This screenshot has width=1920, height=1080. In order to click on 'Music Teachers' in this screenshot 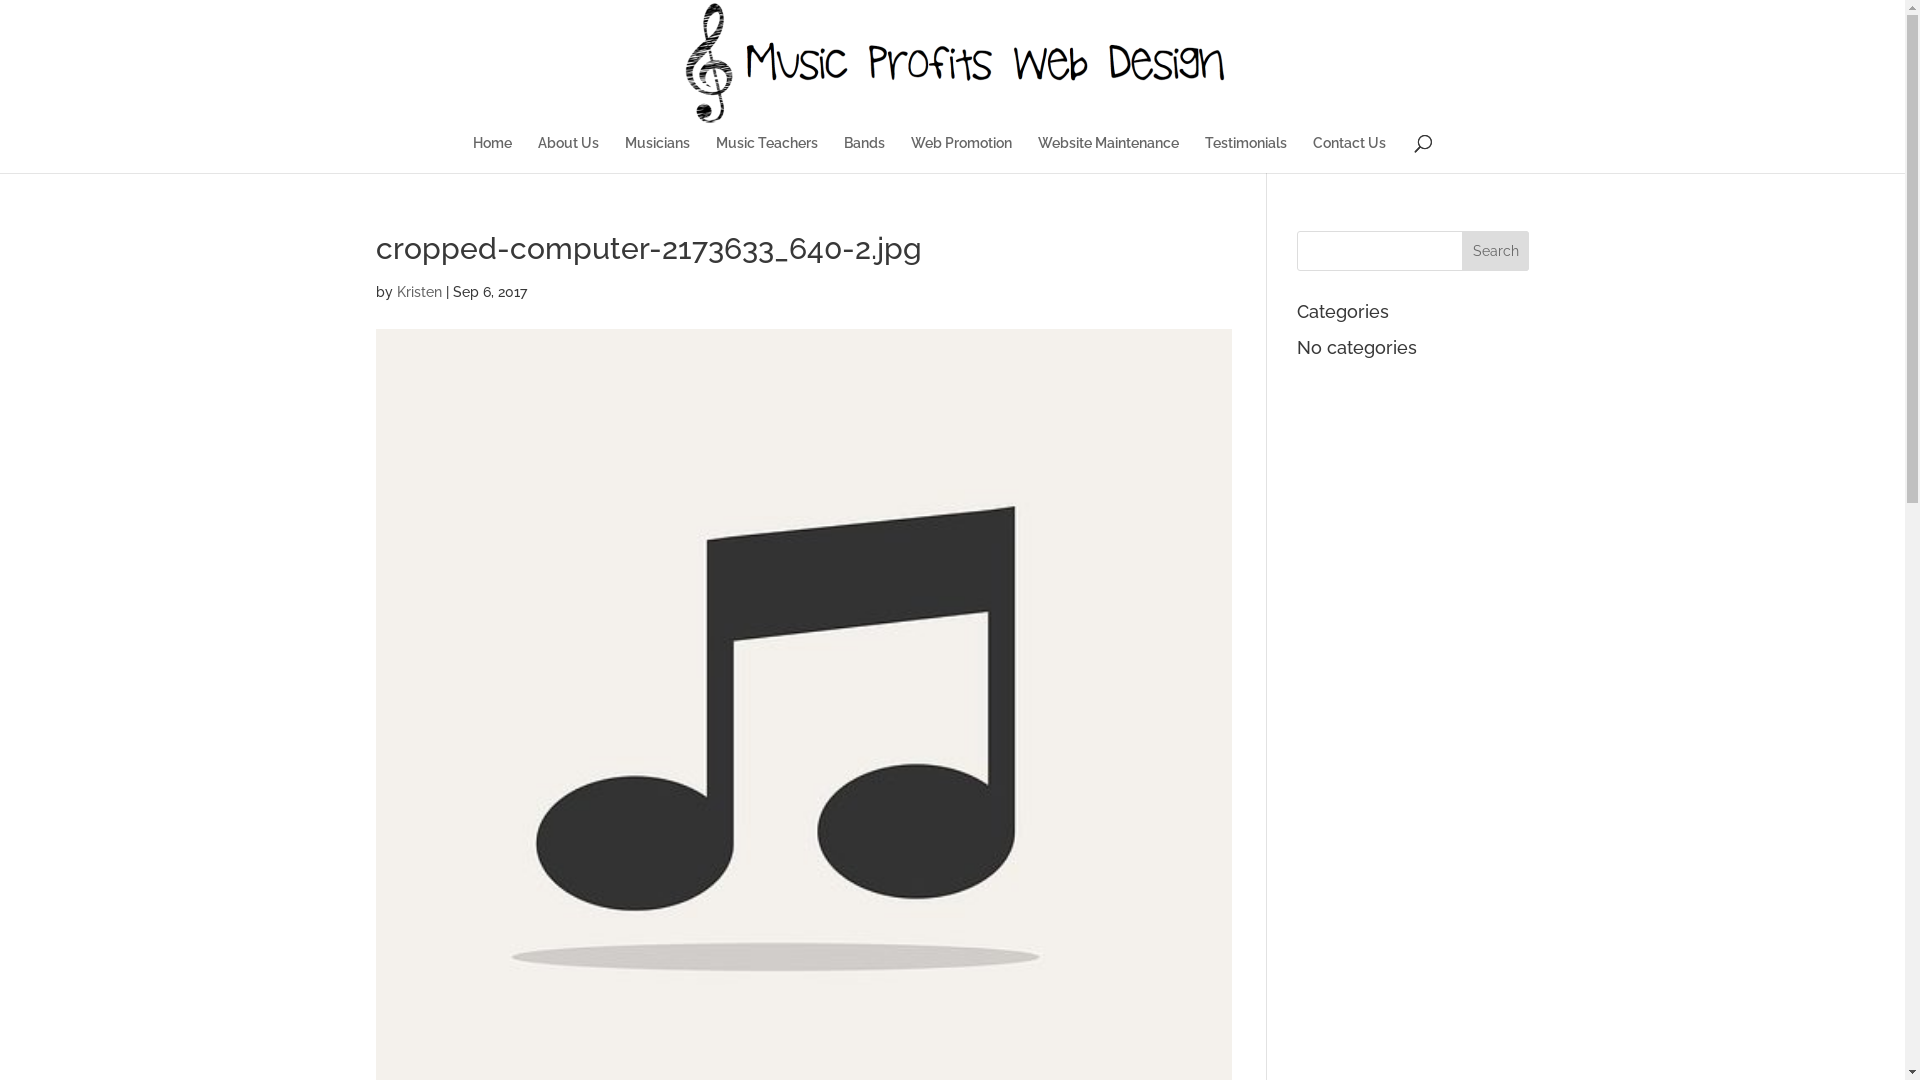, I will do `click(766, 153)`.